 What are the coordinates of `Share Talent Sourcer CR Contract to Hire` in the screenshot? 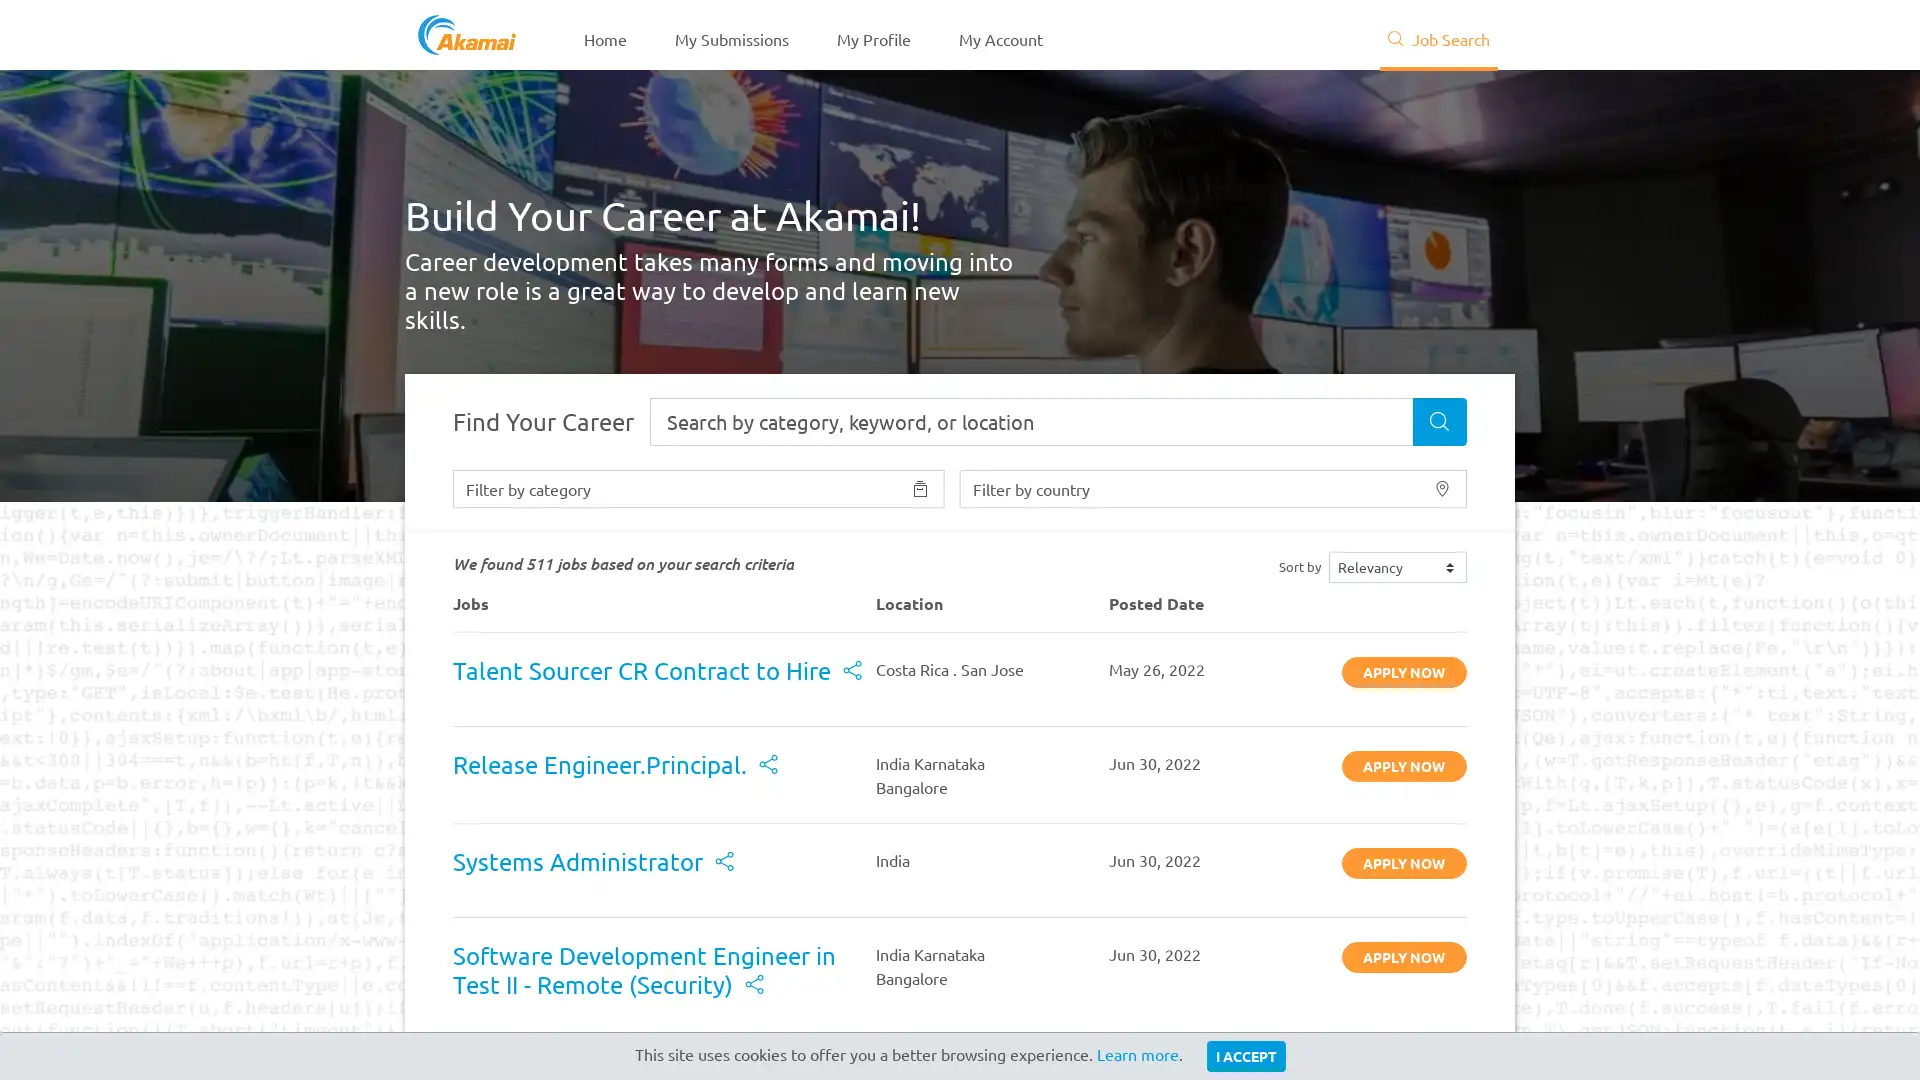 It's located at (852, 672).